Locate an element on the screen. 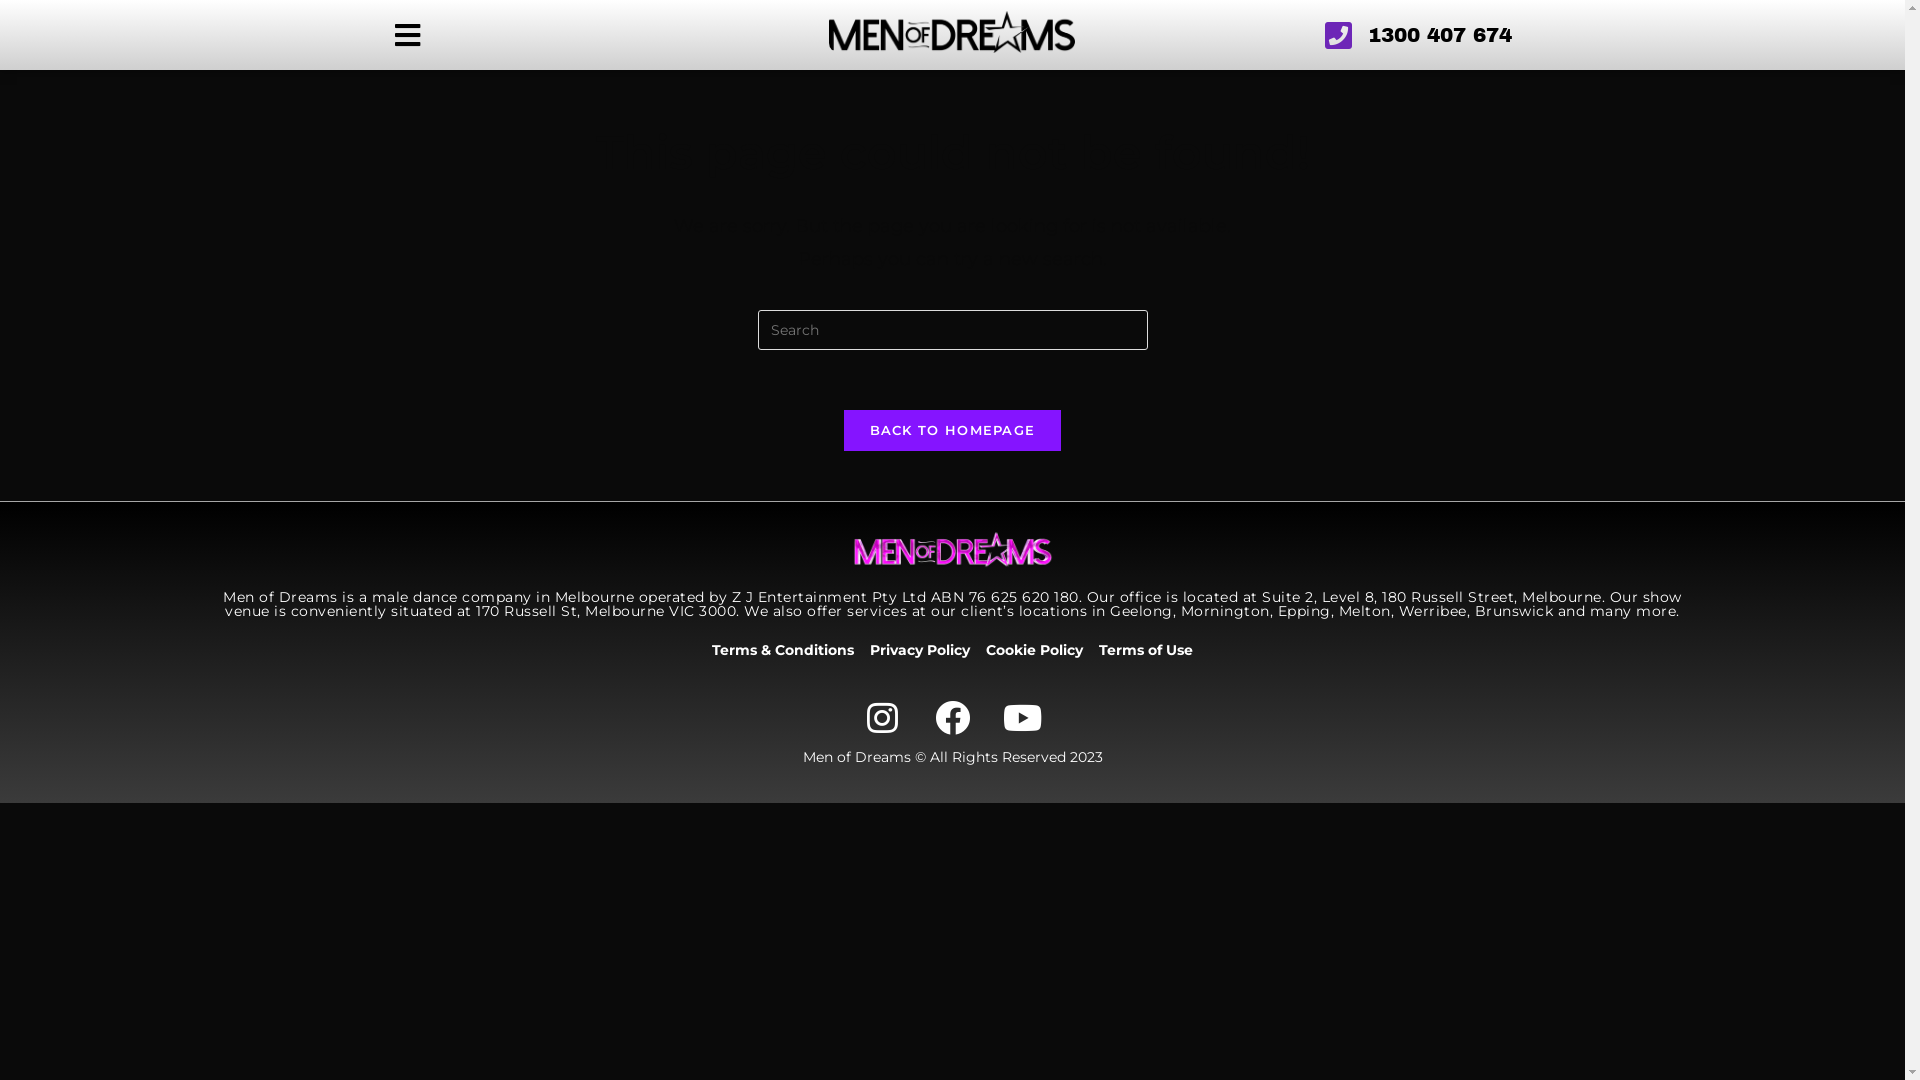  'Cookie Policy' is located at coordinates (1034, 650).